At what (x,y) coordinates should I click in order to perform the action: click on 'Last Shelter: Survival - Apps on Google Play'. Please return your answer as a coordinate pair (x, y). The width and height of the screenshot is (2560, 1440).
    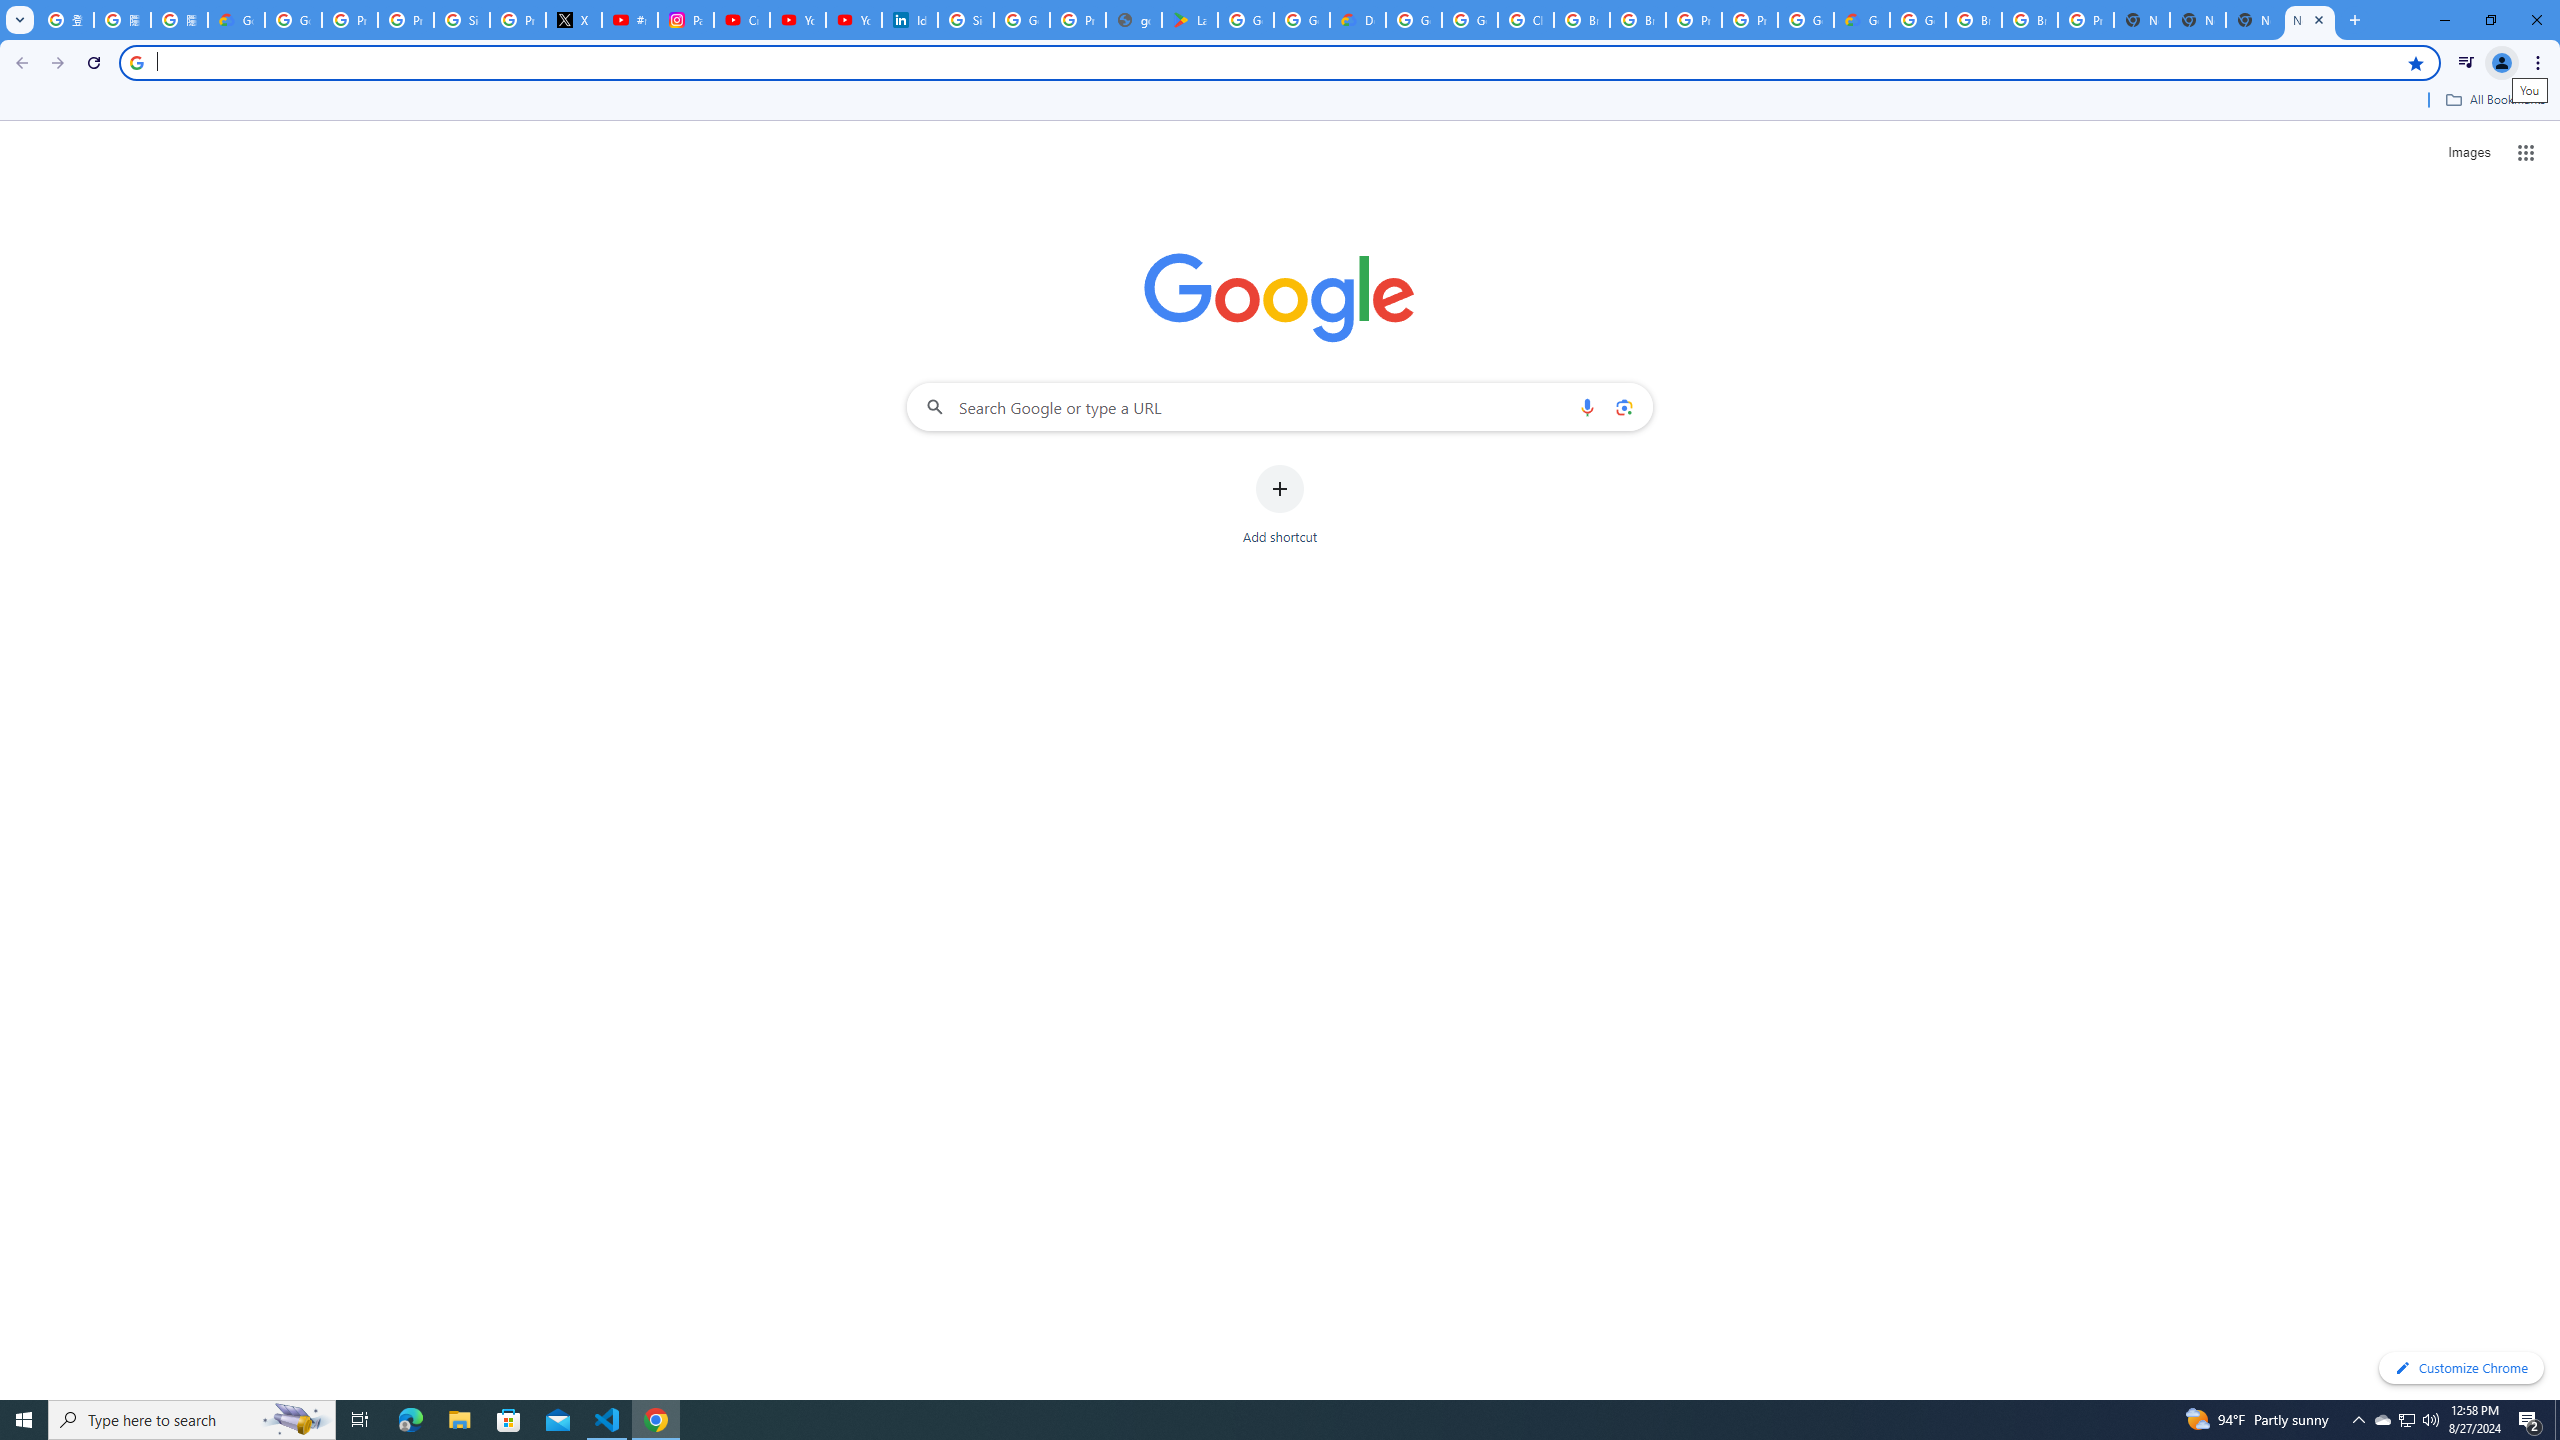
    Looking at the image, I should click on (1189, 19).